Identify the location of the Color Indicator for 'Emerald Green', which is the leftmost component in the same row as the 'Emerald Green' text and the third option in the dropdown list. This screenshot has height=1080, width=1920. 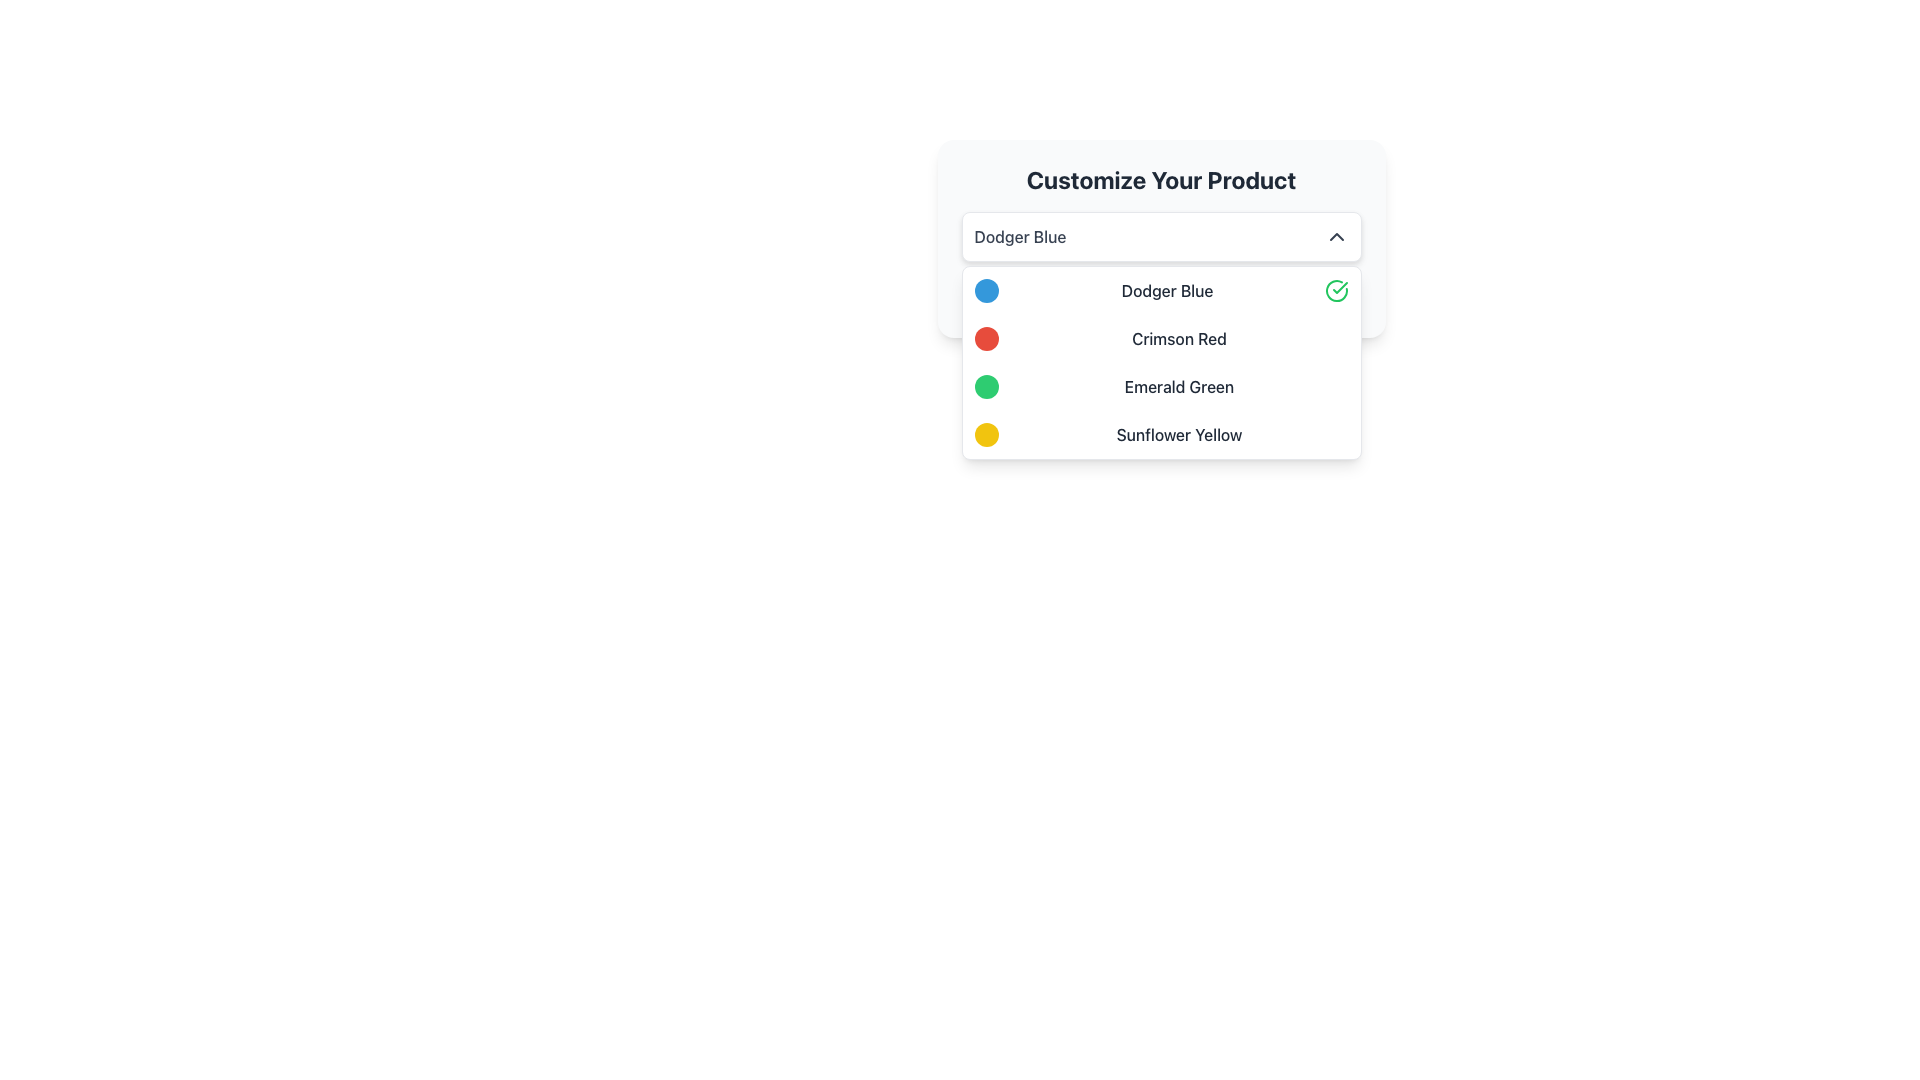
(986, 386).